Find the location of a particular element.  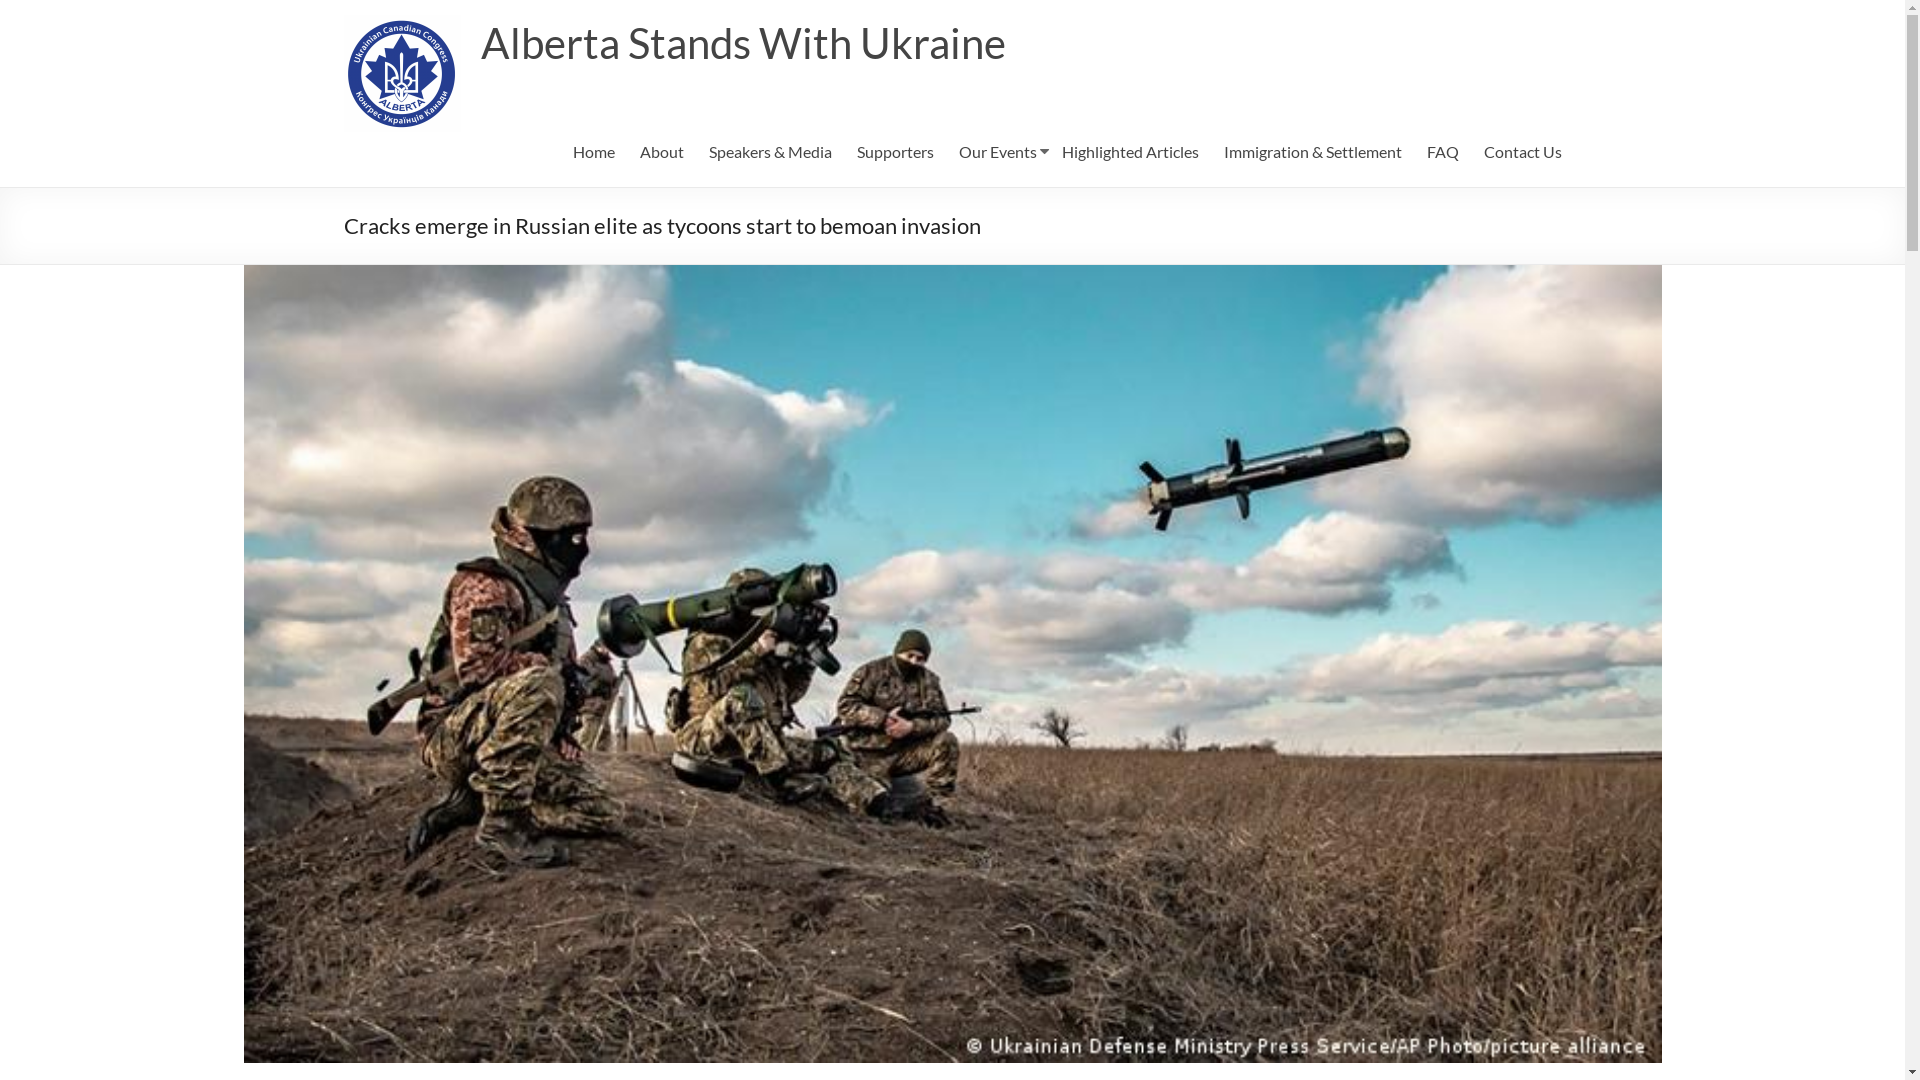

'Highlighted Articles' is located at coordinates (1130, 150).